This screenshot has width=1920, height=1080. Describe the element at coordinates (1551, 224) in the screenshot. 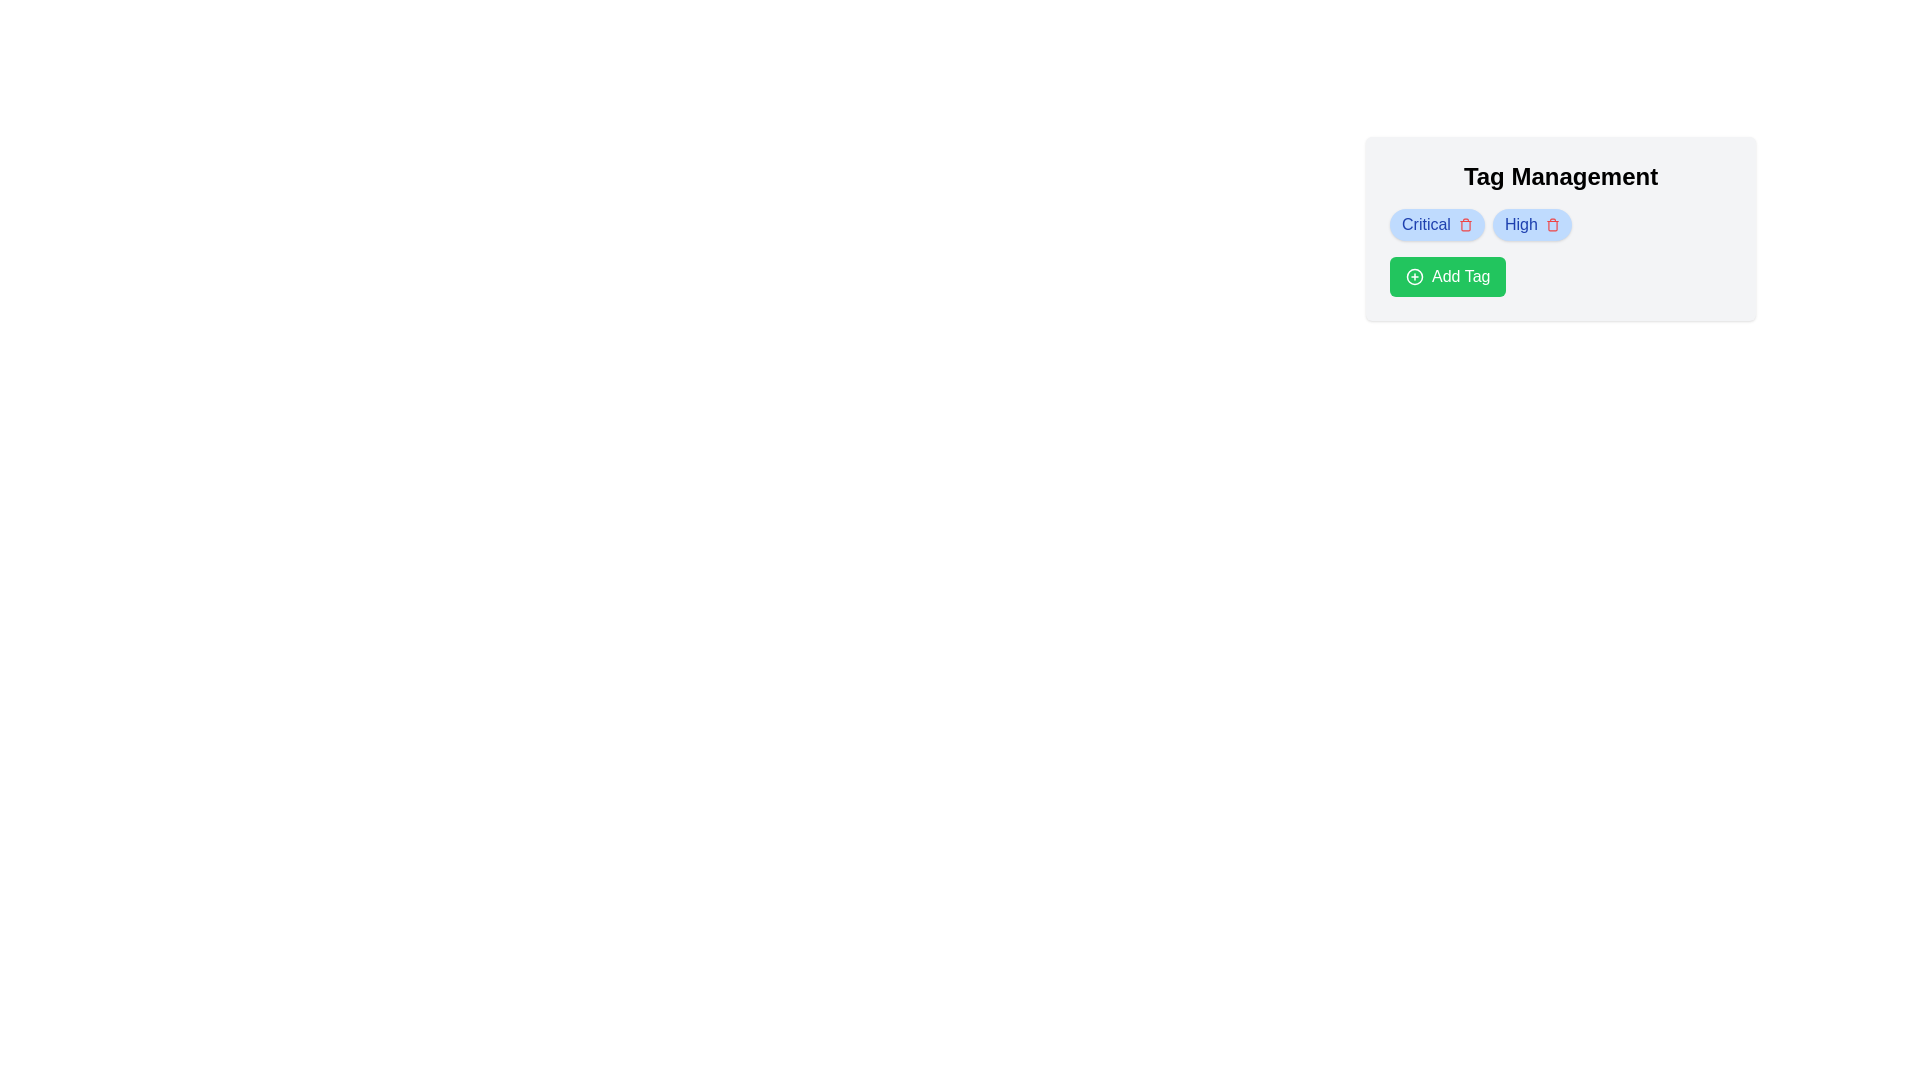

I see `the delete button located to the right of the 'High' label in the 'Tag Management' section` at that location.